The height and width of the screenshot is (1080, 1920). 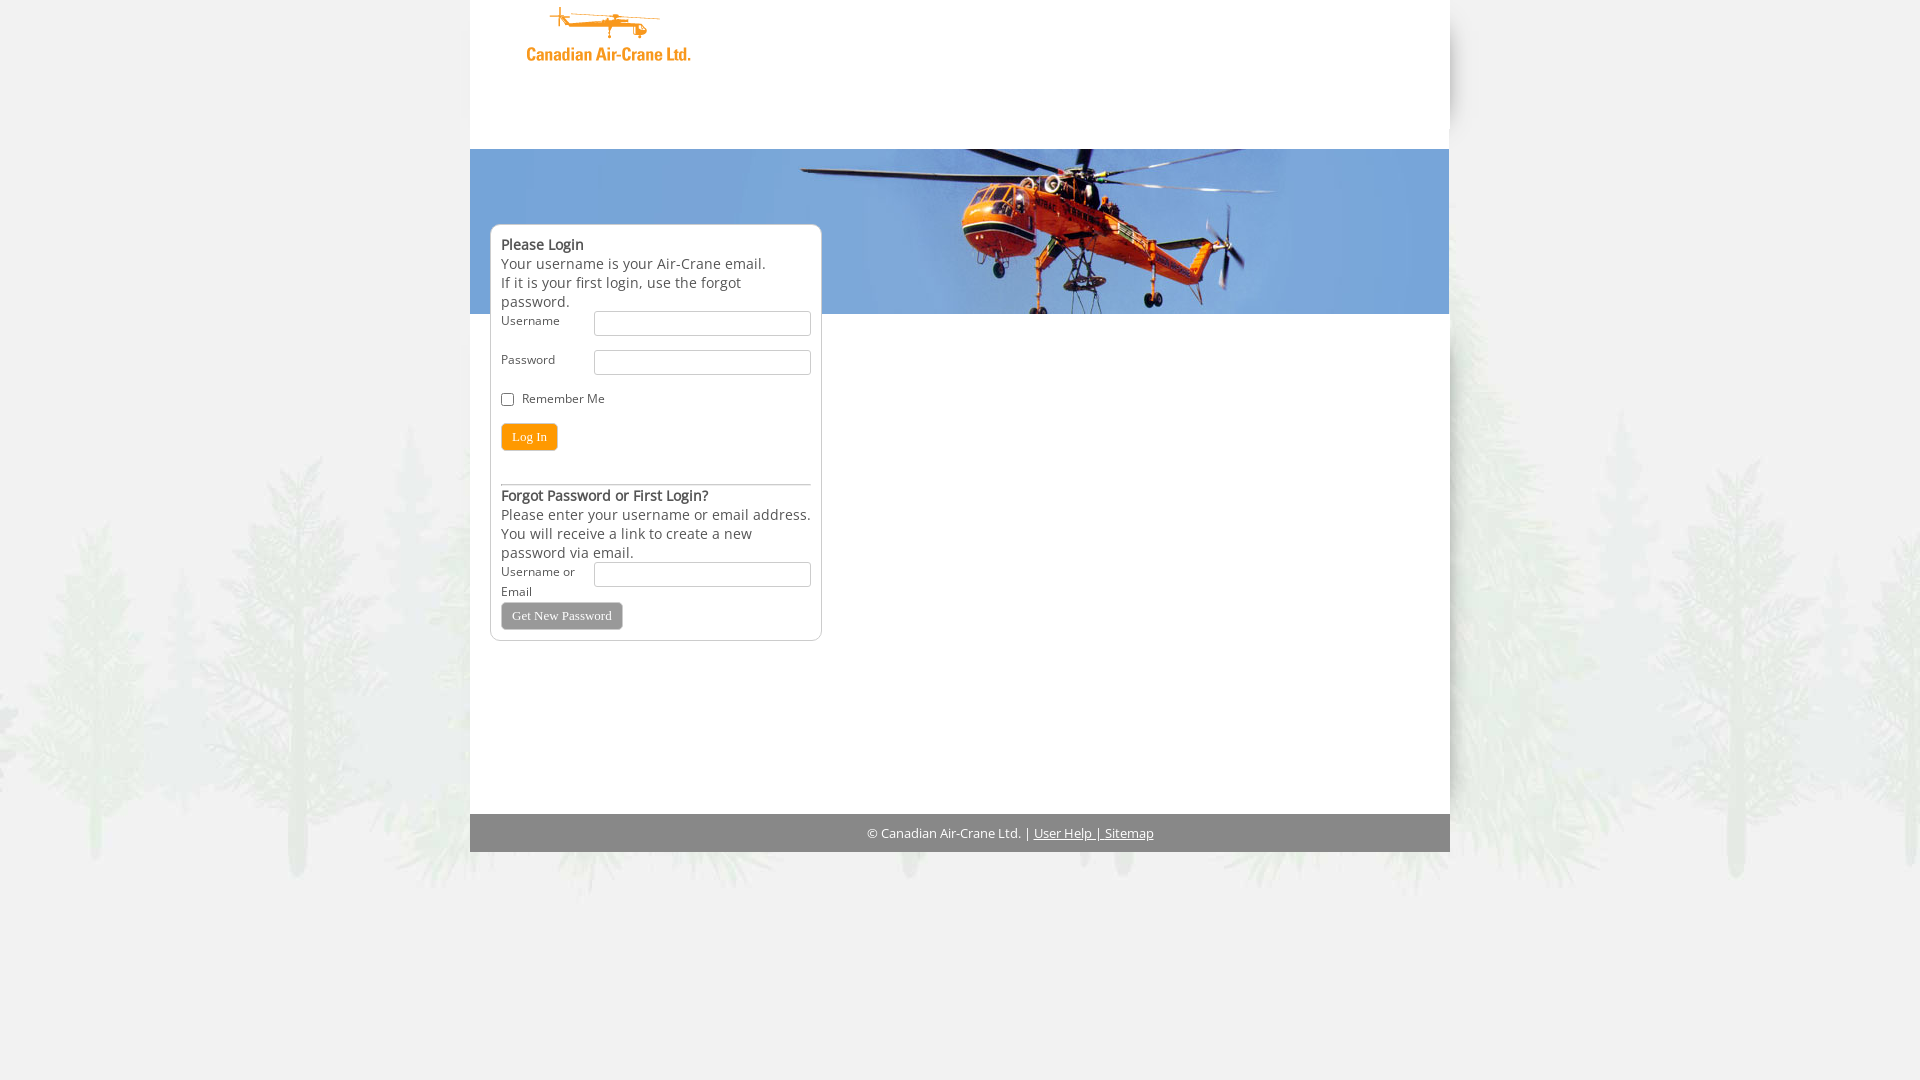 I want to click on 'User Help |', so click(x=1068, y=833).